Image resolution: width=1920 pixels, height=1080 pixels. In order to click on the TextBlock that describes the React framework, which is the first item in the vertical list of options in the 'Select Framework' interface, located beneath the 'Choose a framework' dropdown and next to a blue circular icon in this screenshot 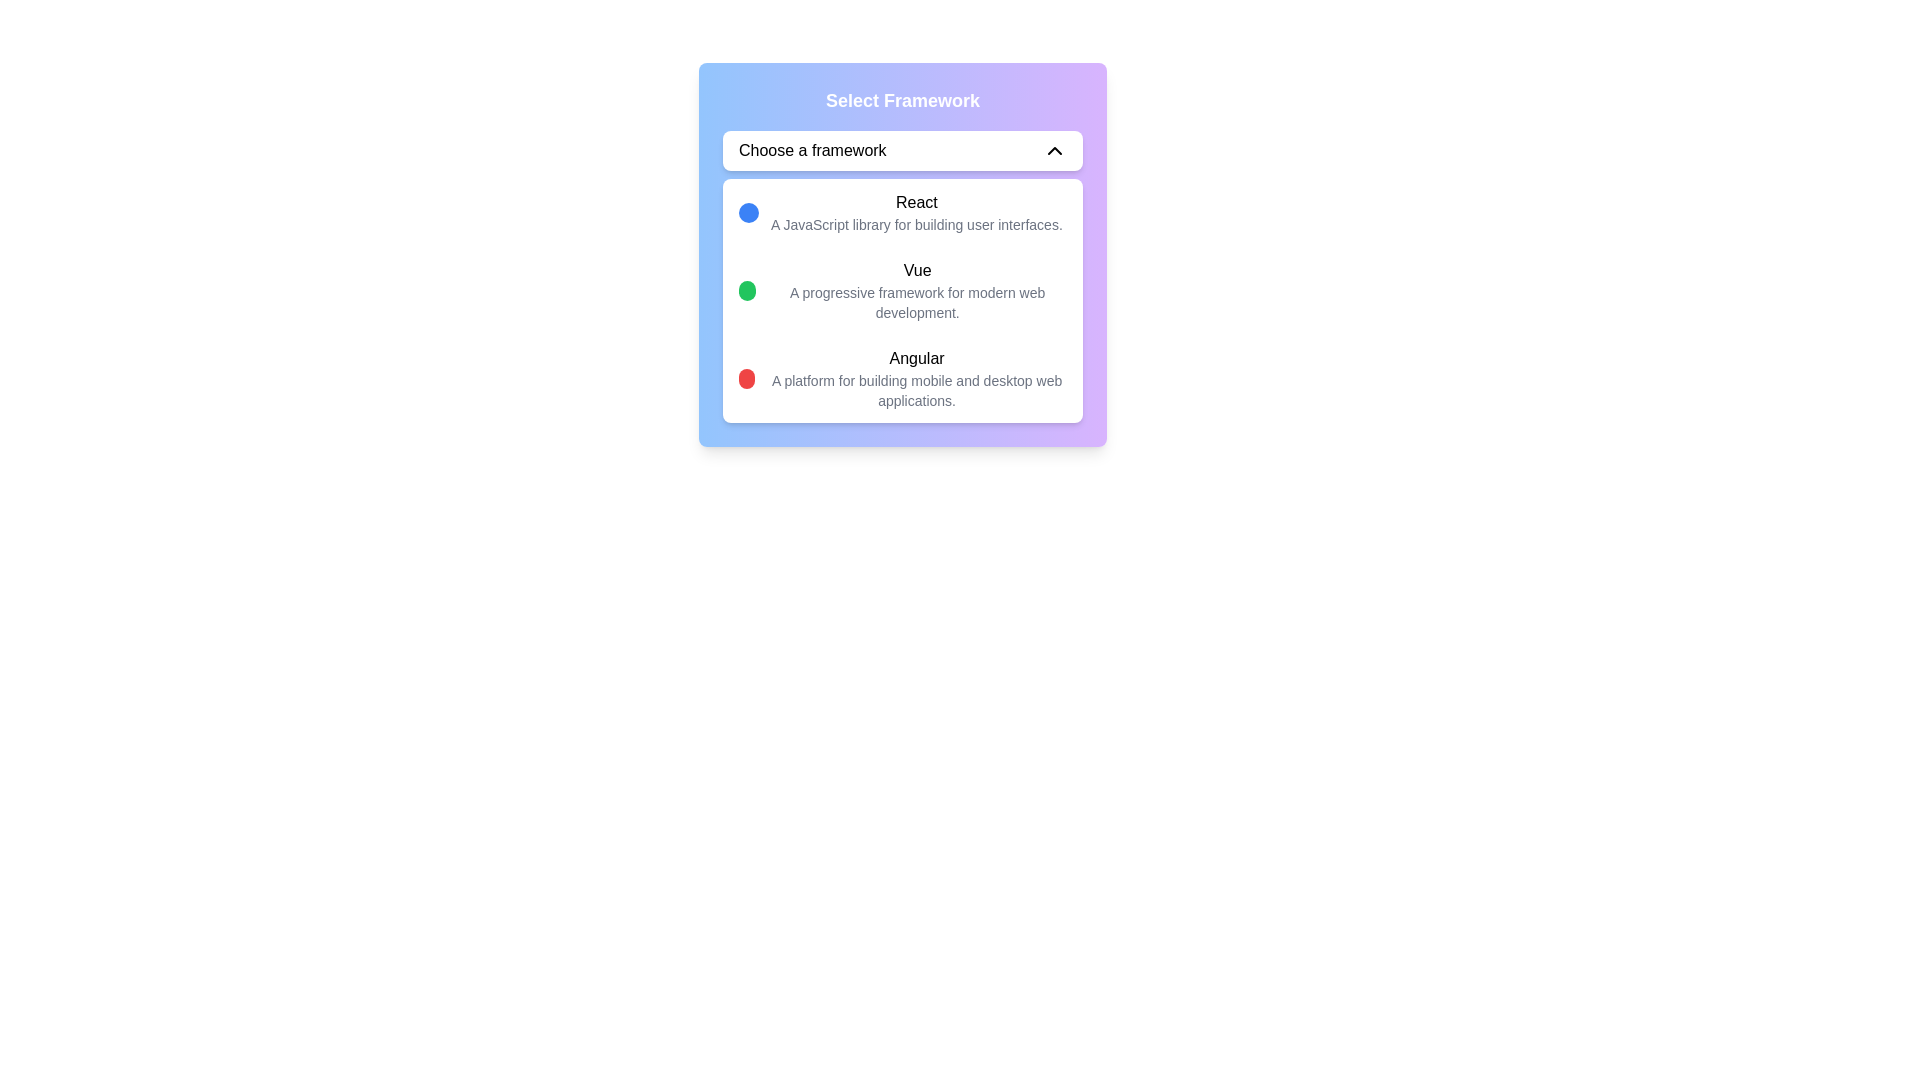, I will do `click(915, 212)`.